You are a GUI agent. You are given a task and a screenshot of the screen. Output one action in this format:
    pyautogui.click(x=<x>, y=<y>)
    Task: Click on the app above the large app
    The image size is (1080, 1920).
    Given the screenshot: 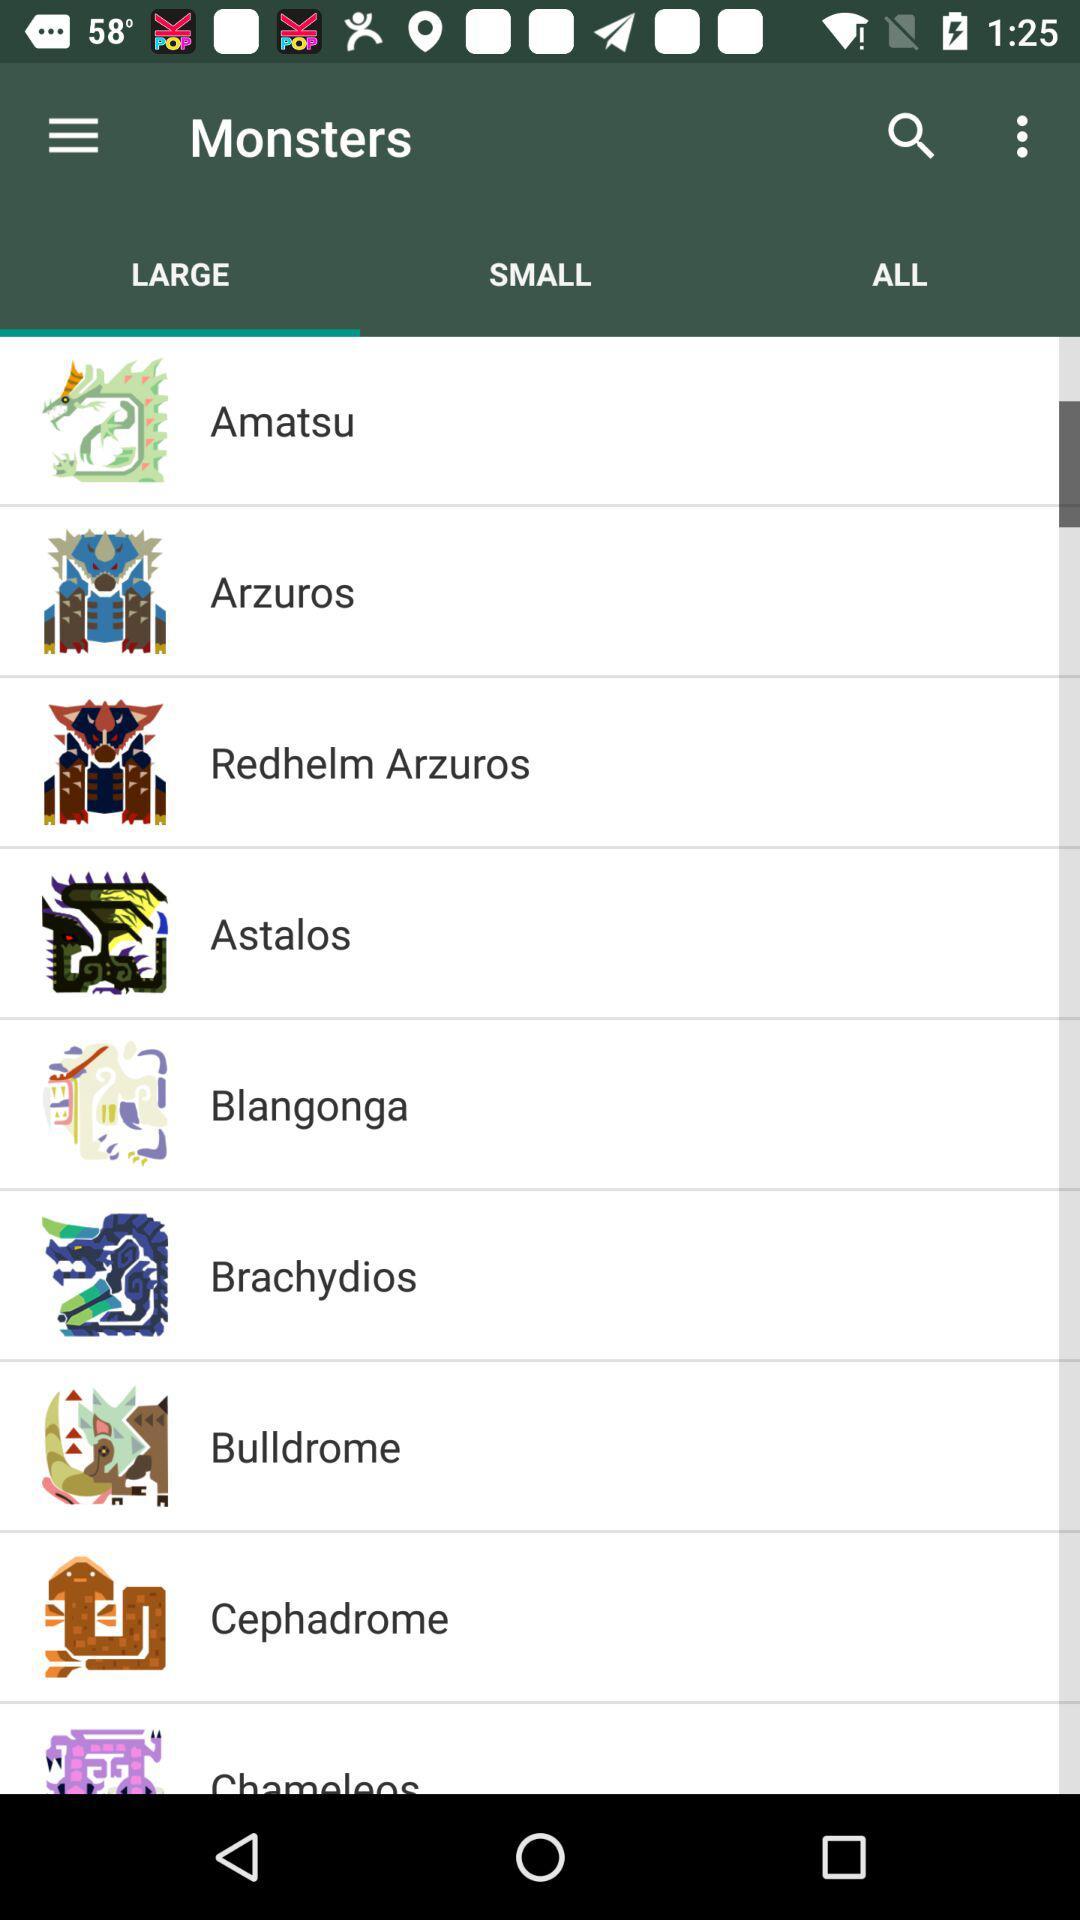 What is the action you would take?
    pyautogui.click(x=72, y=135)
    